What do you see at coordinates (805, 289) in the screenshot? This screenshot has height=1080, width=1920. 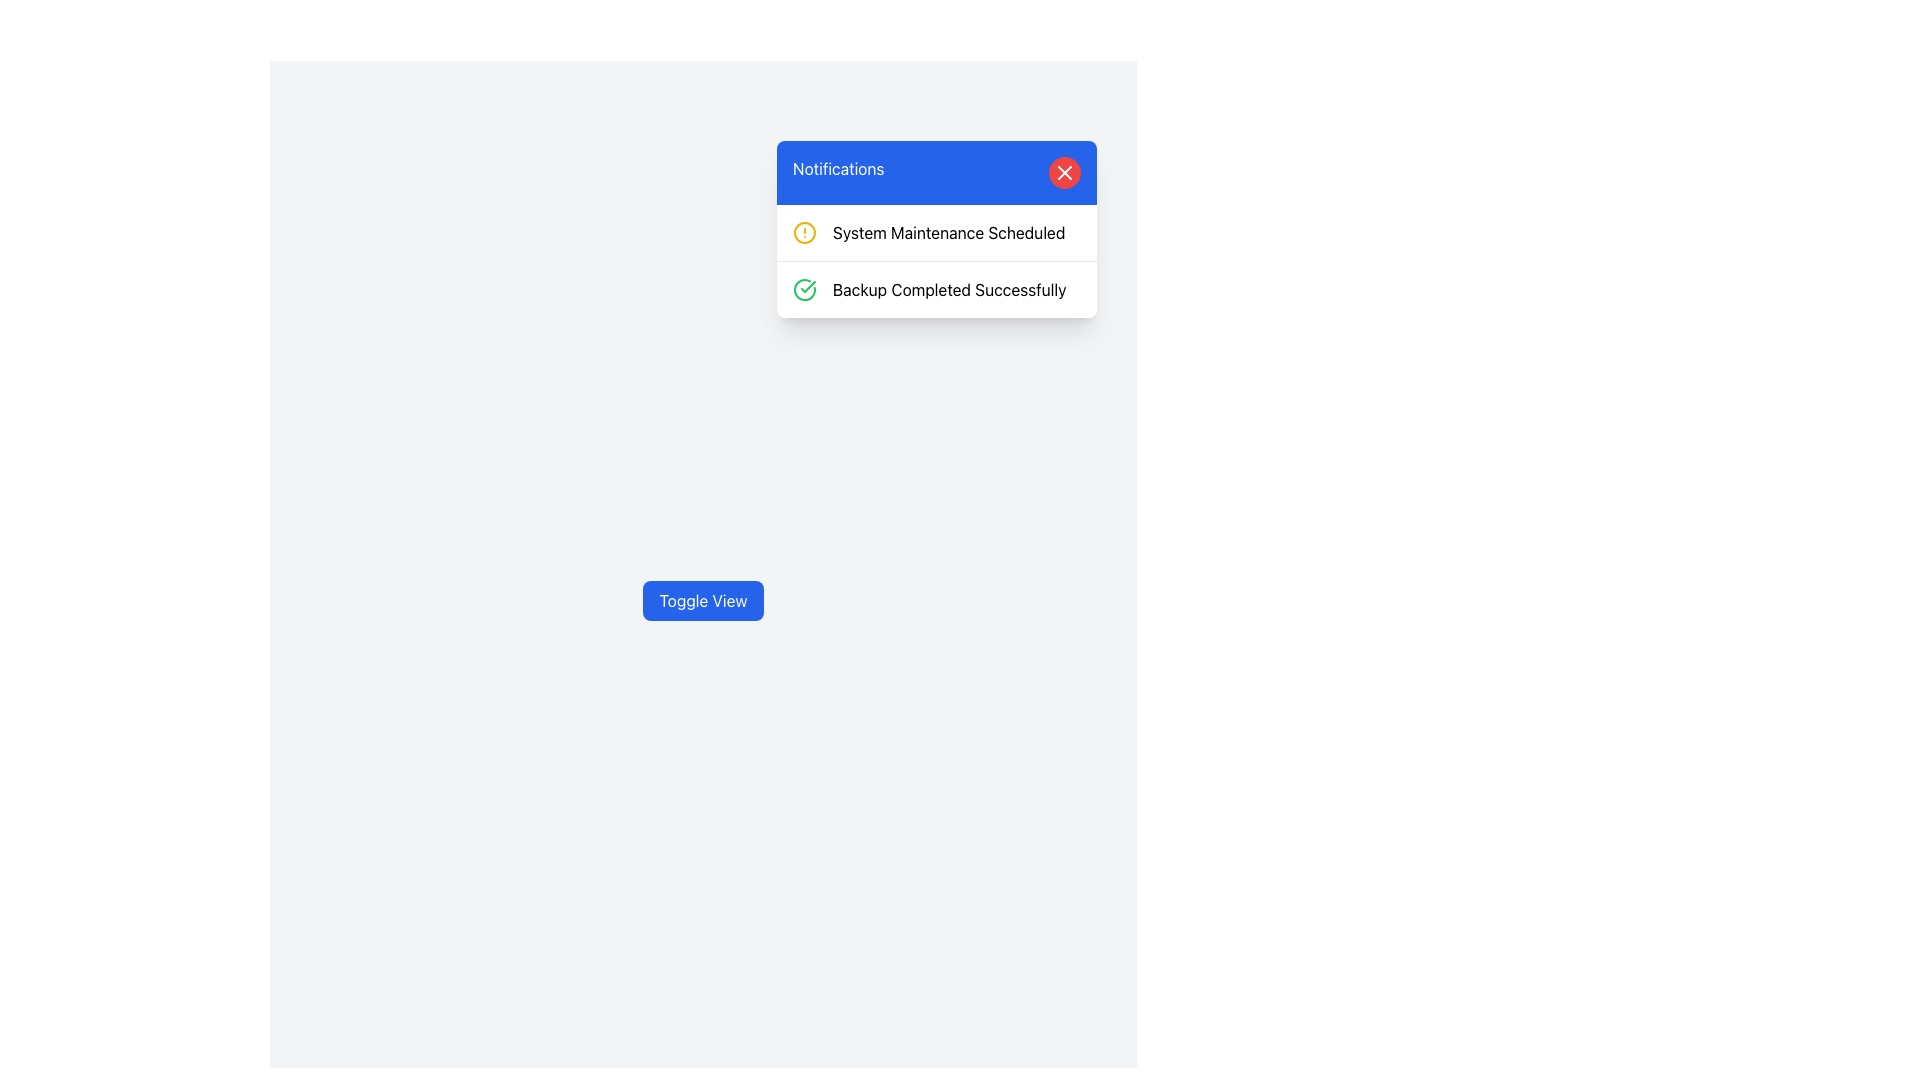 I see `the 'Backup Completed Successfully' icon that indicates the successful completion of the backup process` at bounding box center [805, 289].